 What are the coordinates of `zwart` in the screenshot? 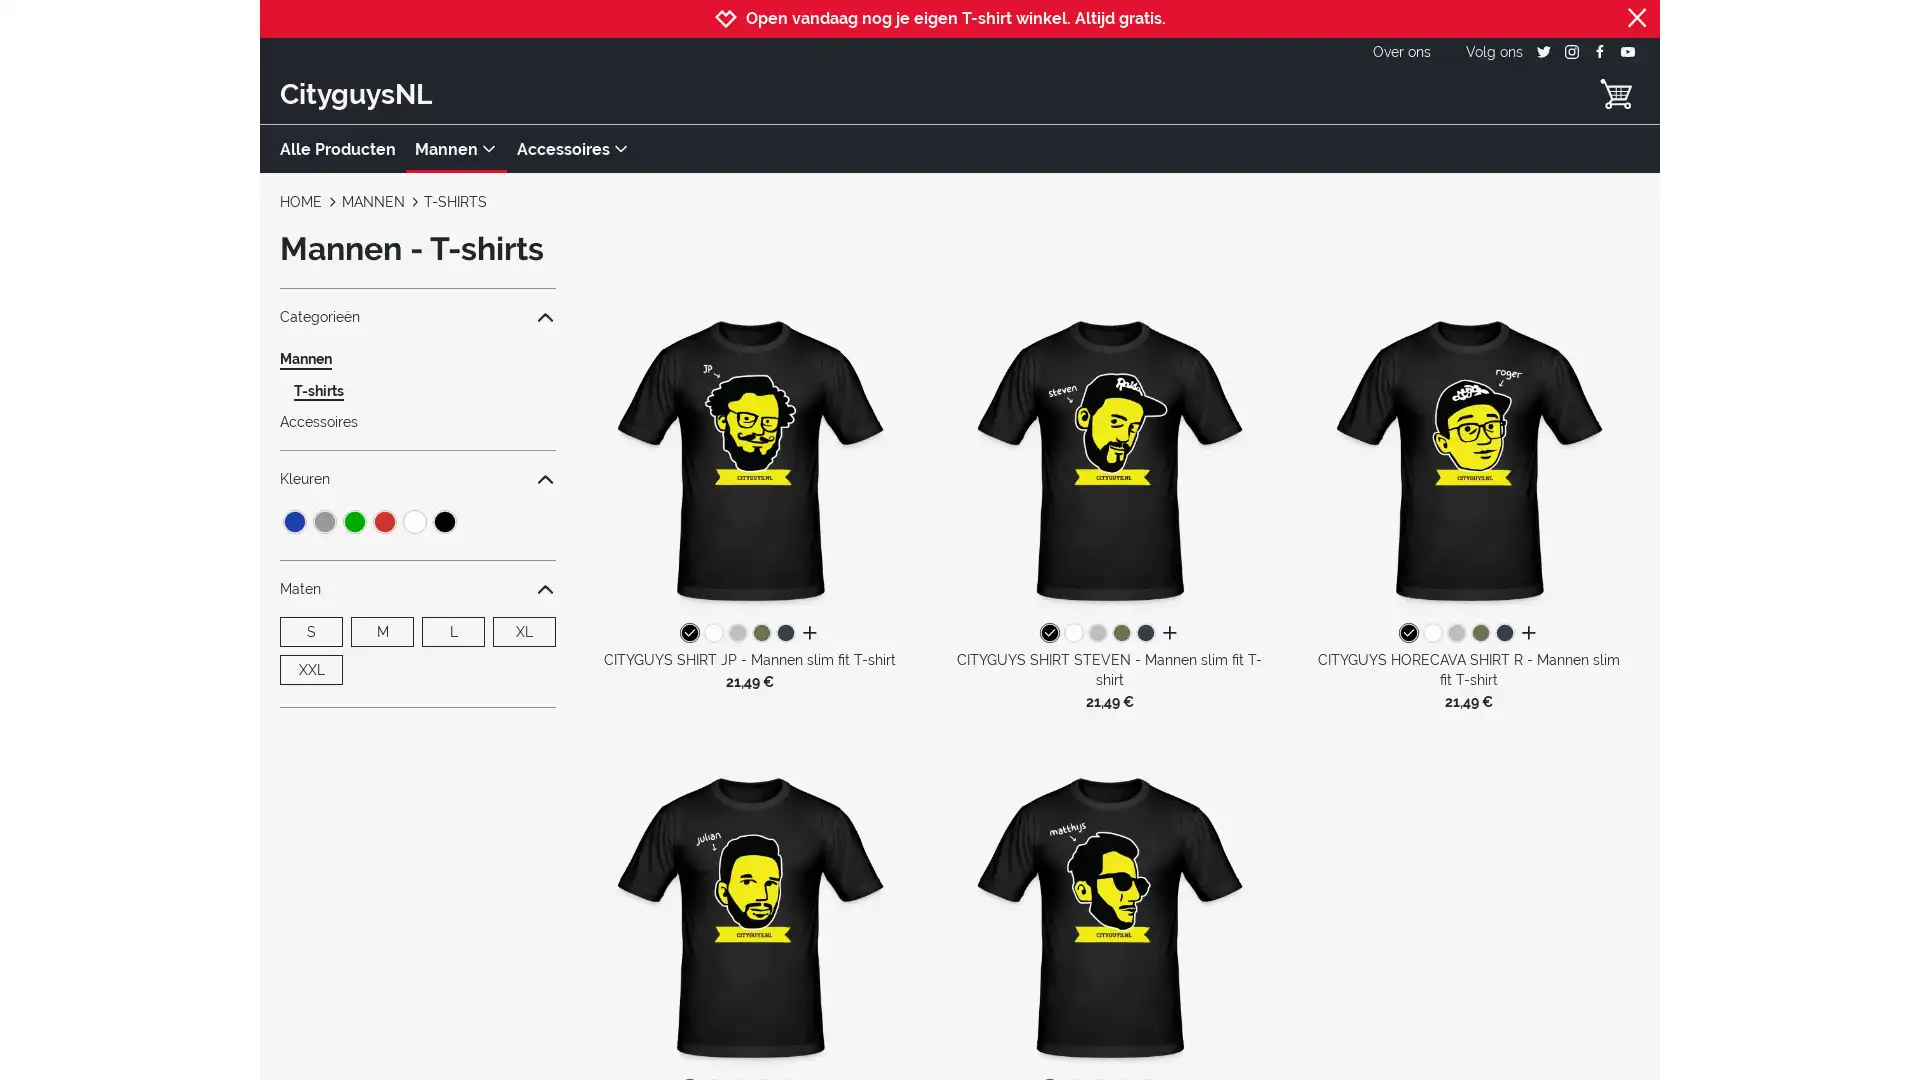 It's located at (1408, 633).